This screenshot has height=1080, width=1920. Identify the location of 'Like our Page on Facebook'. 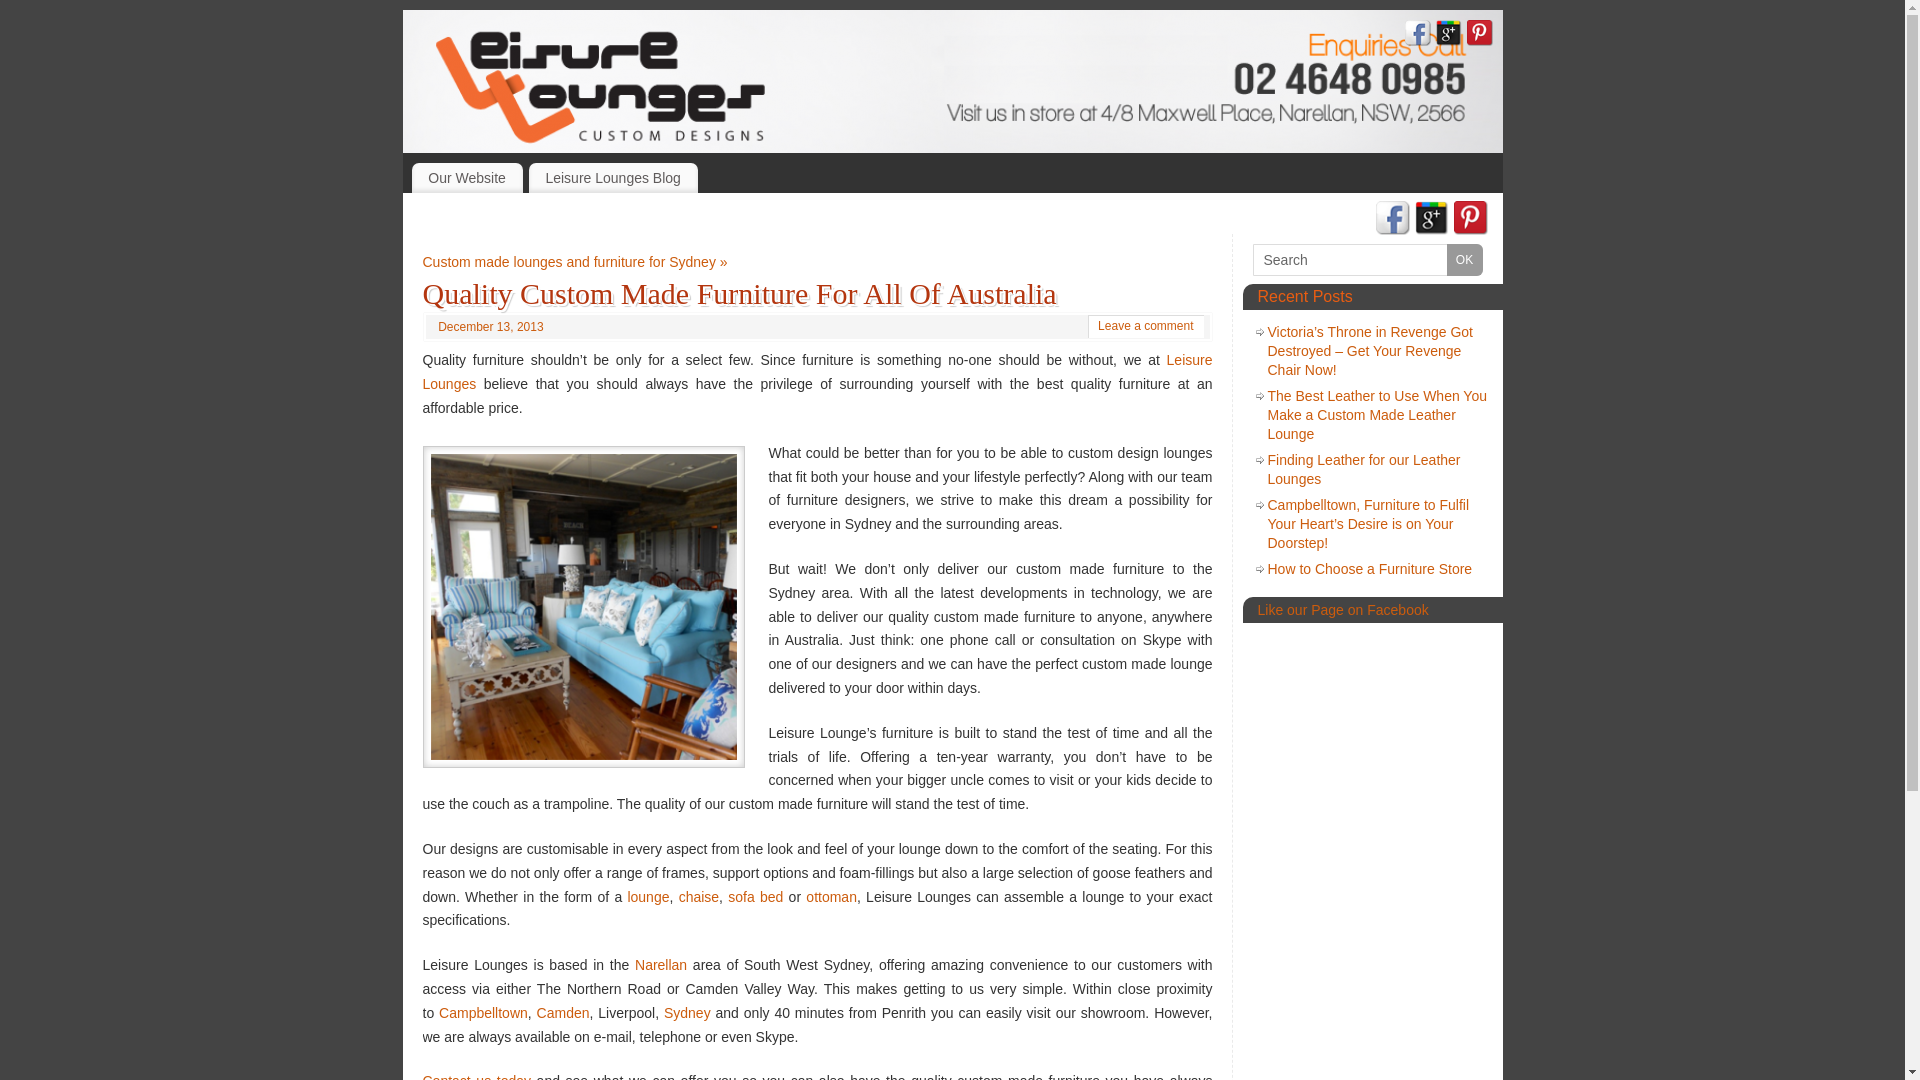
(1343, 608).